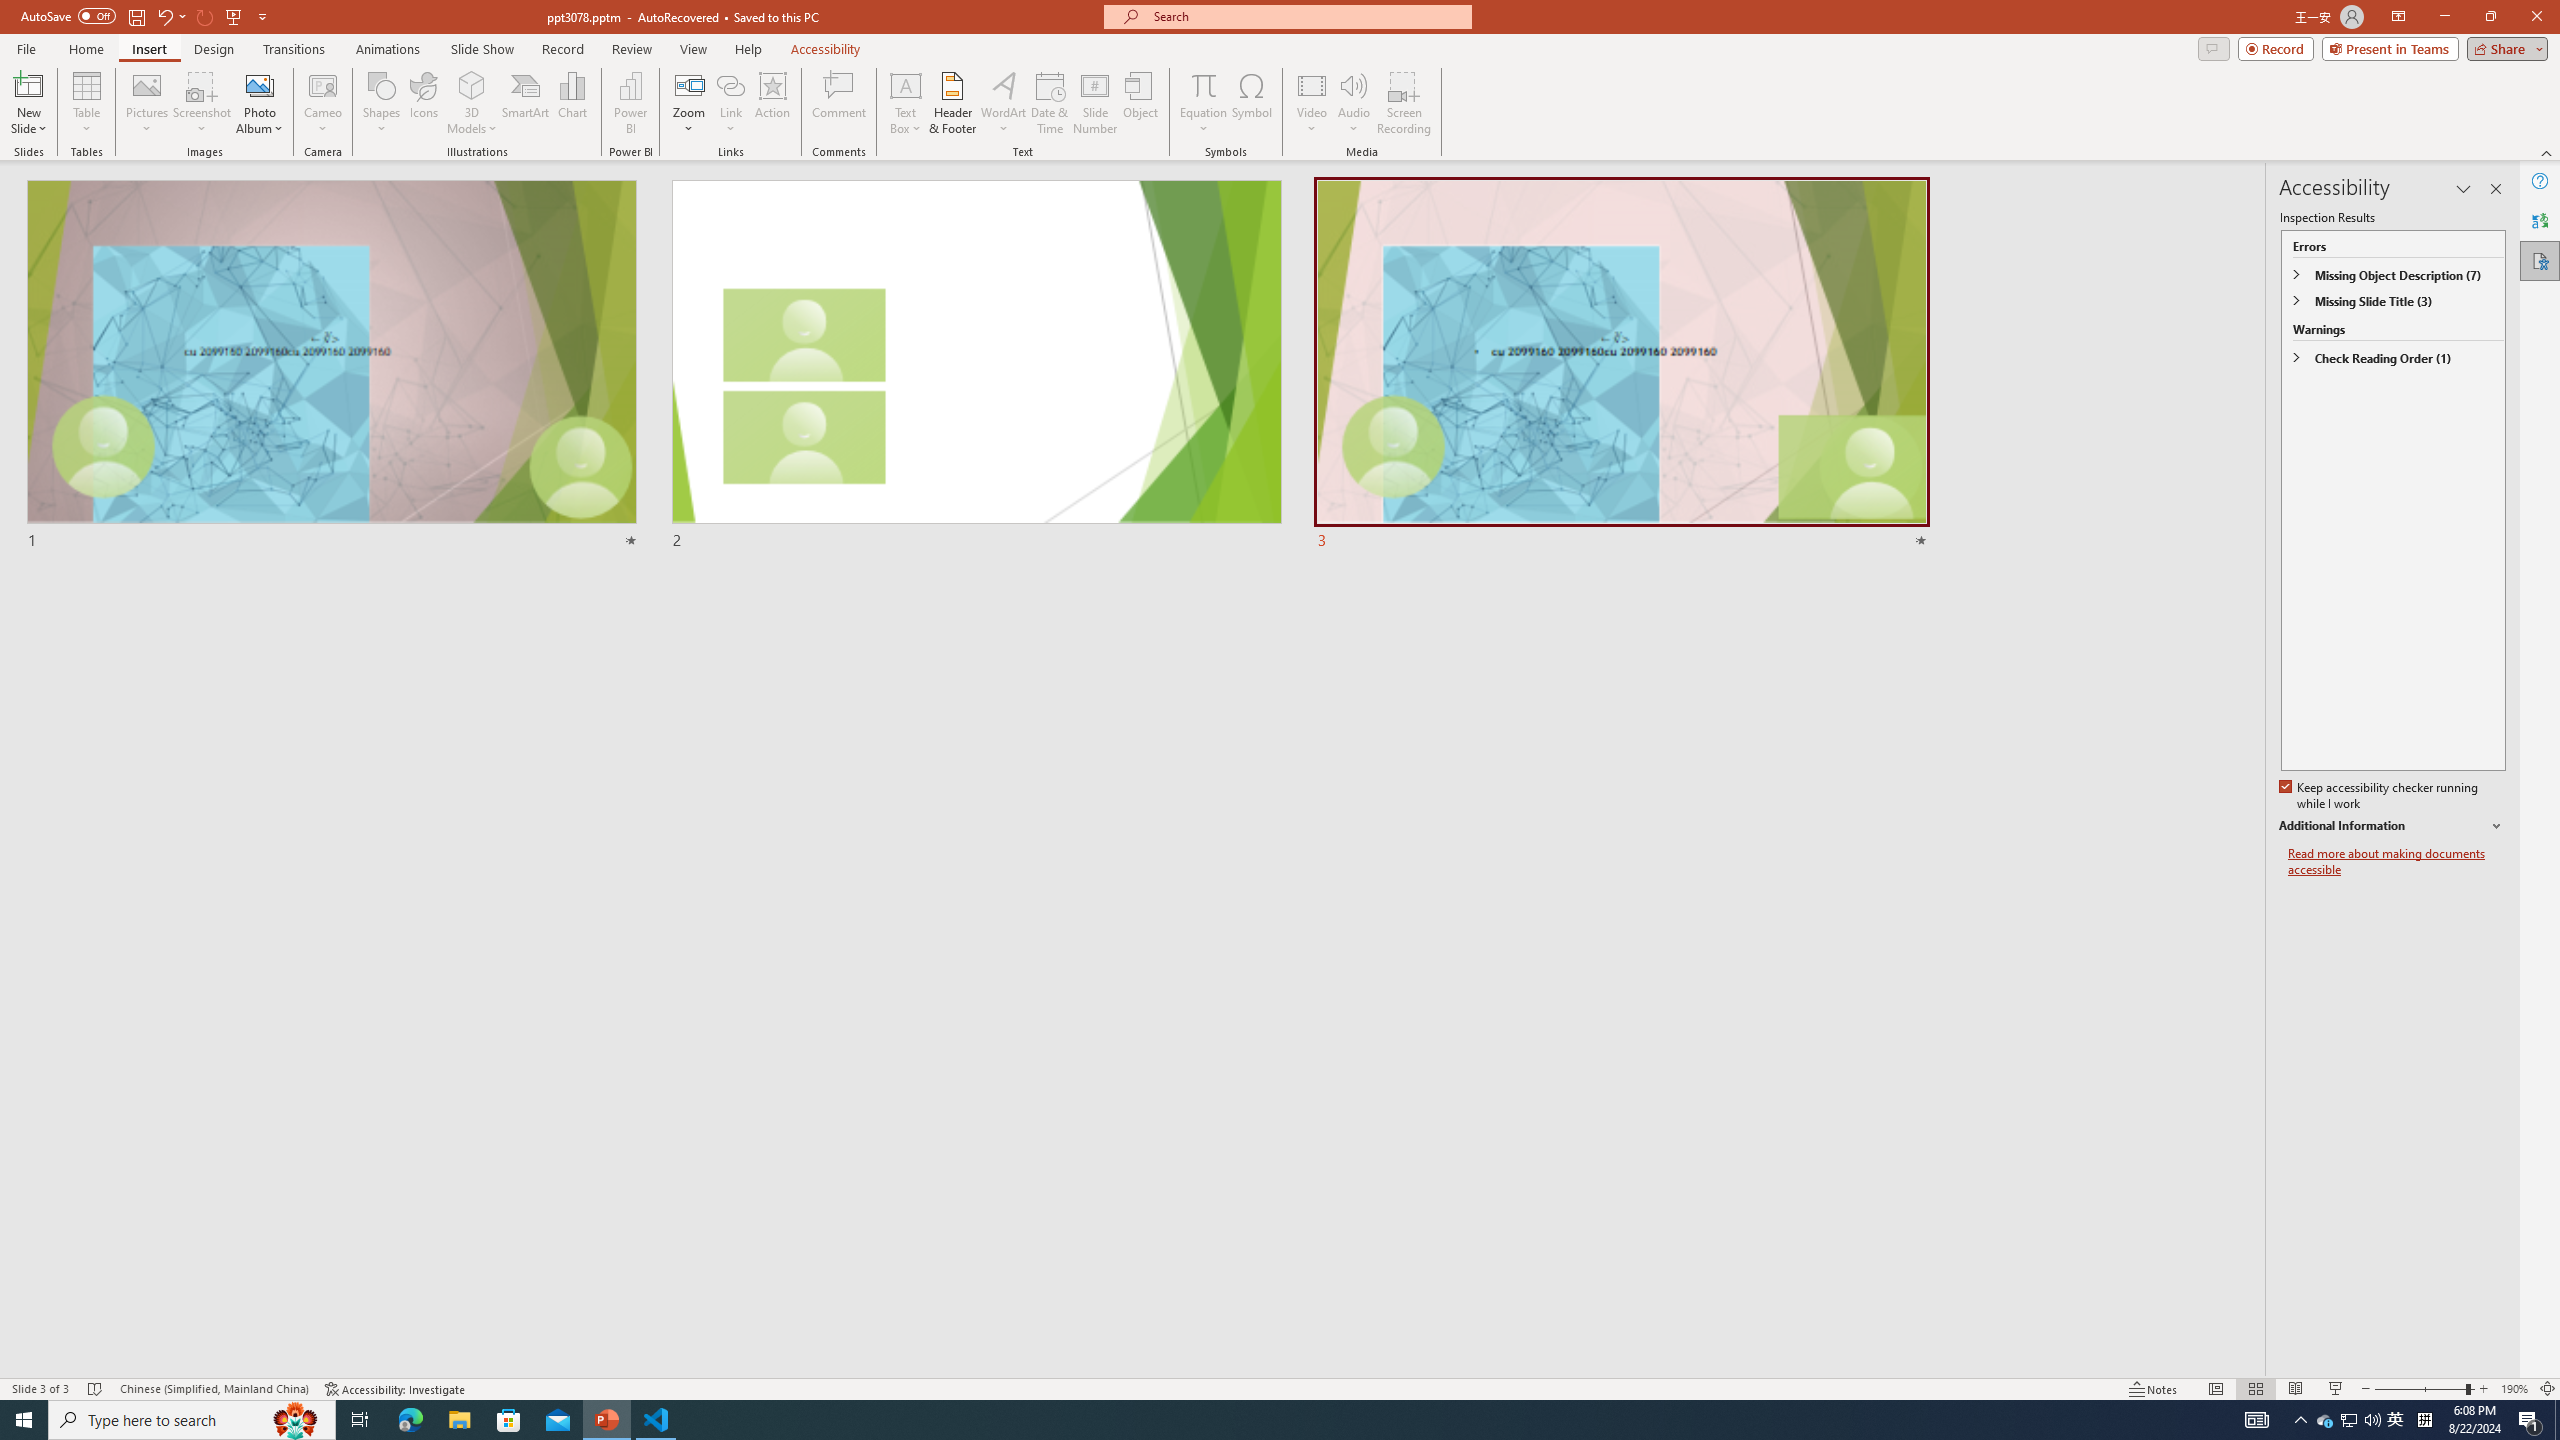 Image resolution: width=2560 pixels, height=1440 pixels. I want to click on 'Slide Number', so click(1094, 103).